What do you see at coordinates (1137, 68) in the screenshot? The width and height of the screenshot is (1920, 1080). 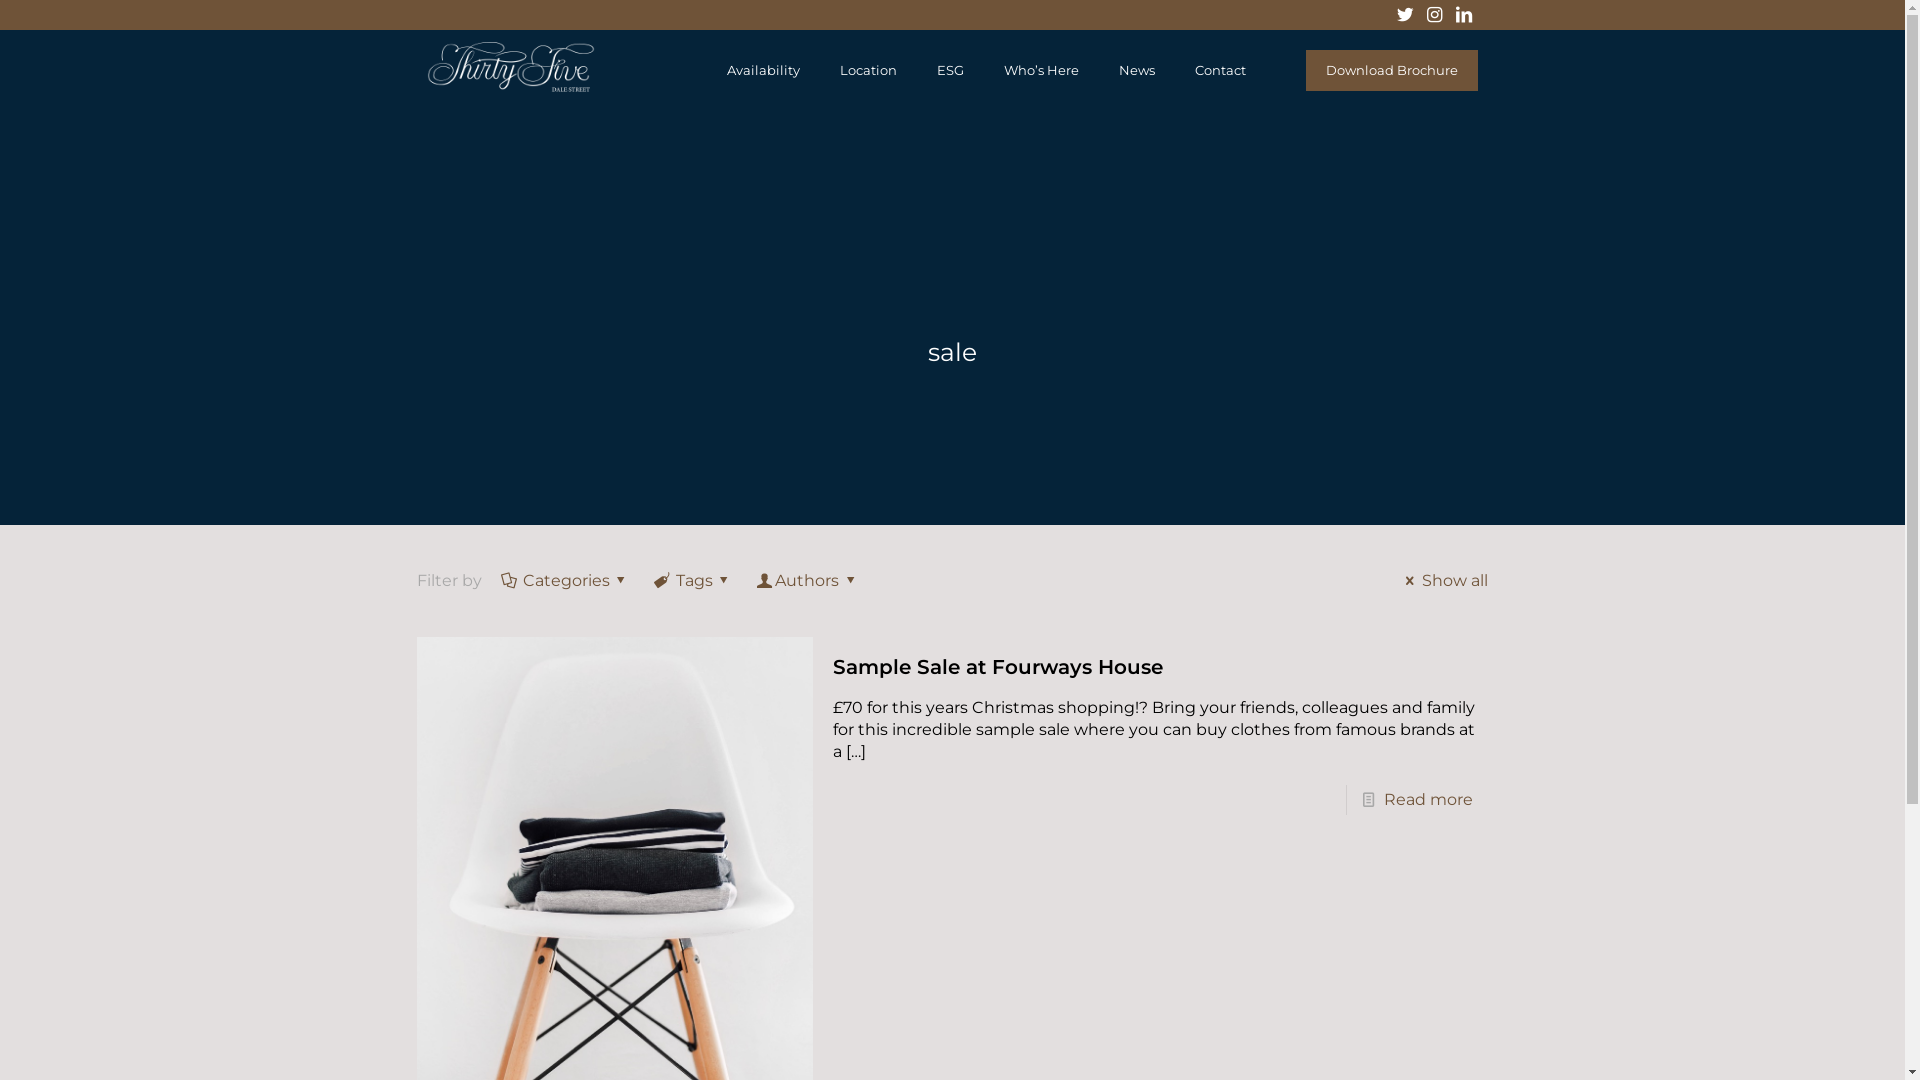 I see `'News'` at bounding box center [1137, 68].